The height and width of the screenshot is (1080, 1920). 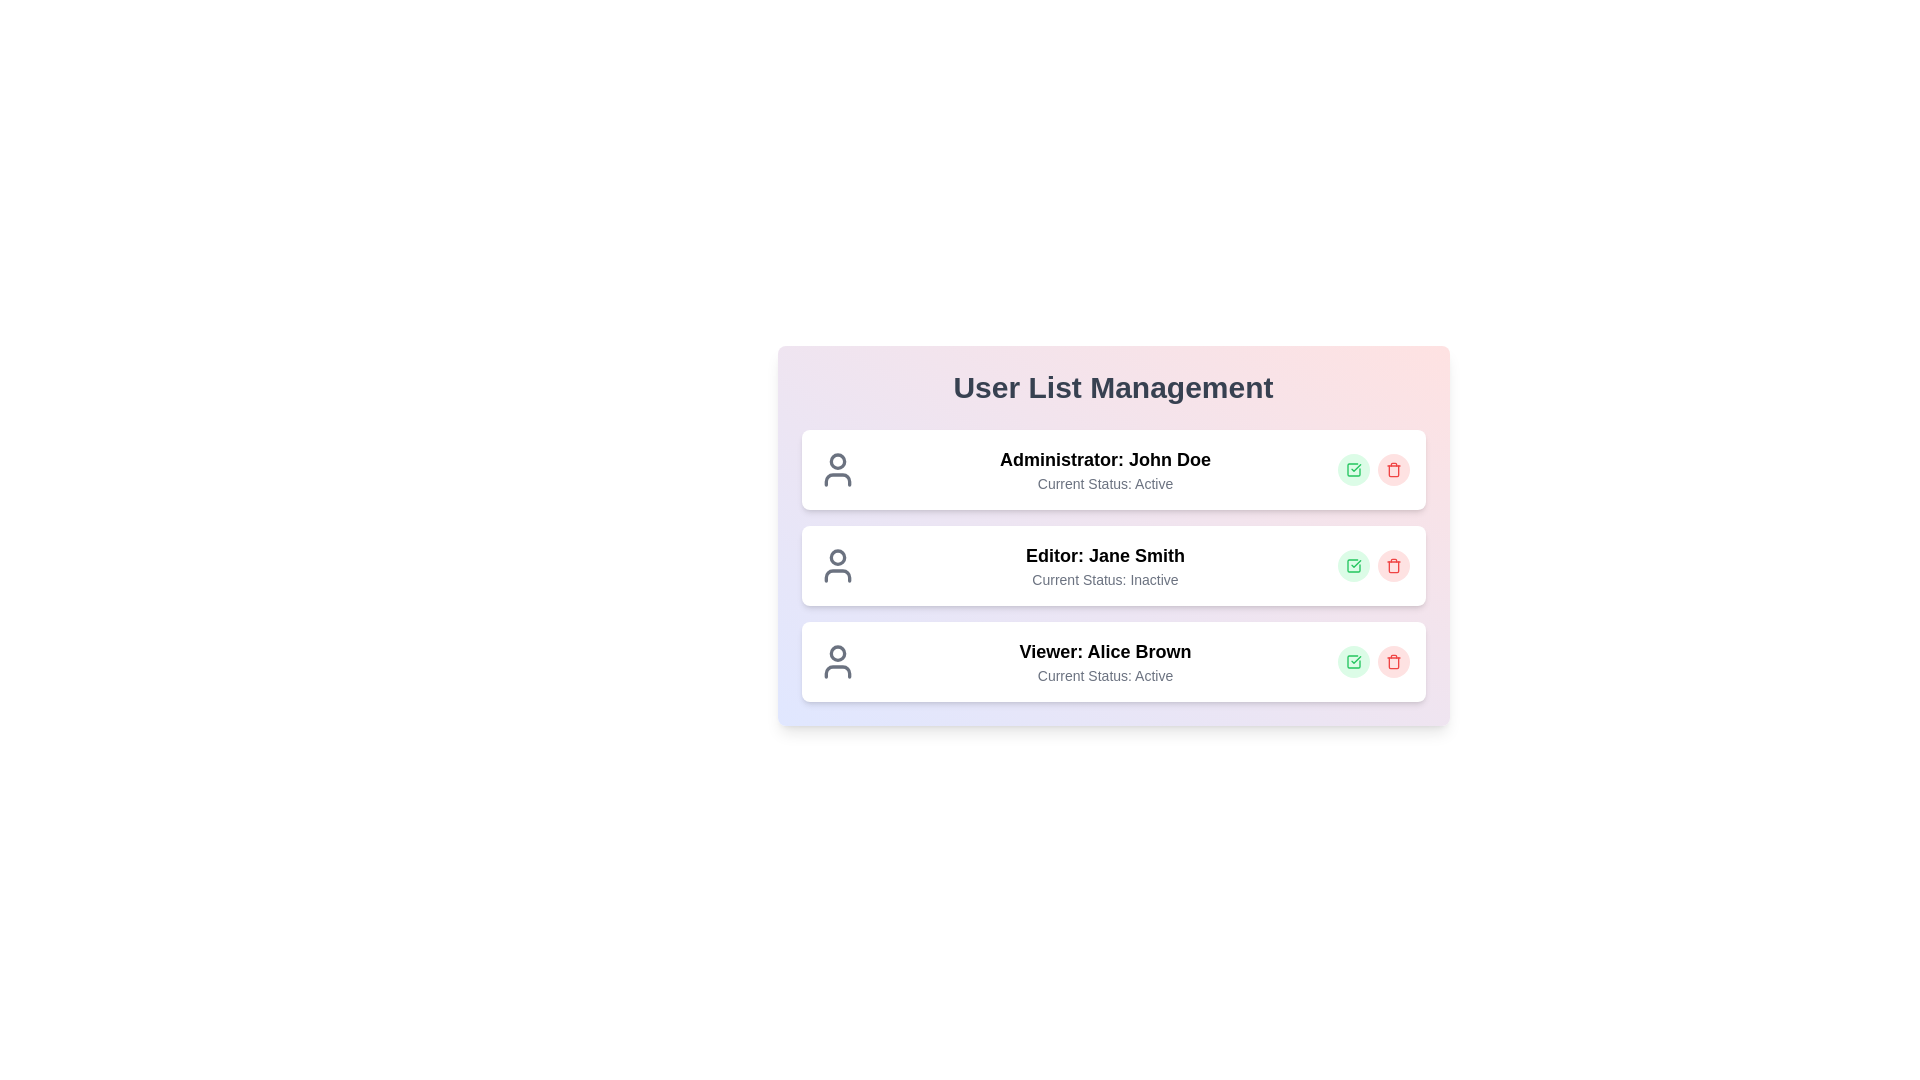 I want to click on the SVG circle representing the user profile icon for Viewer: Alice Brown in the user list management card, so click(x=837, y=653).